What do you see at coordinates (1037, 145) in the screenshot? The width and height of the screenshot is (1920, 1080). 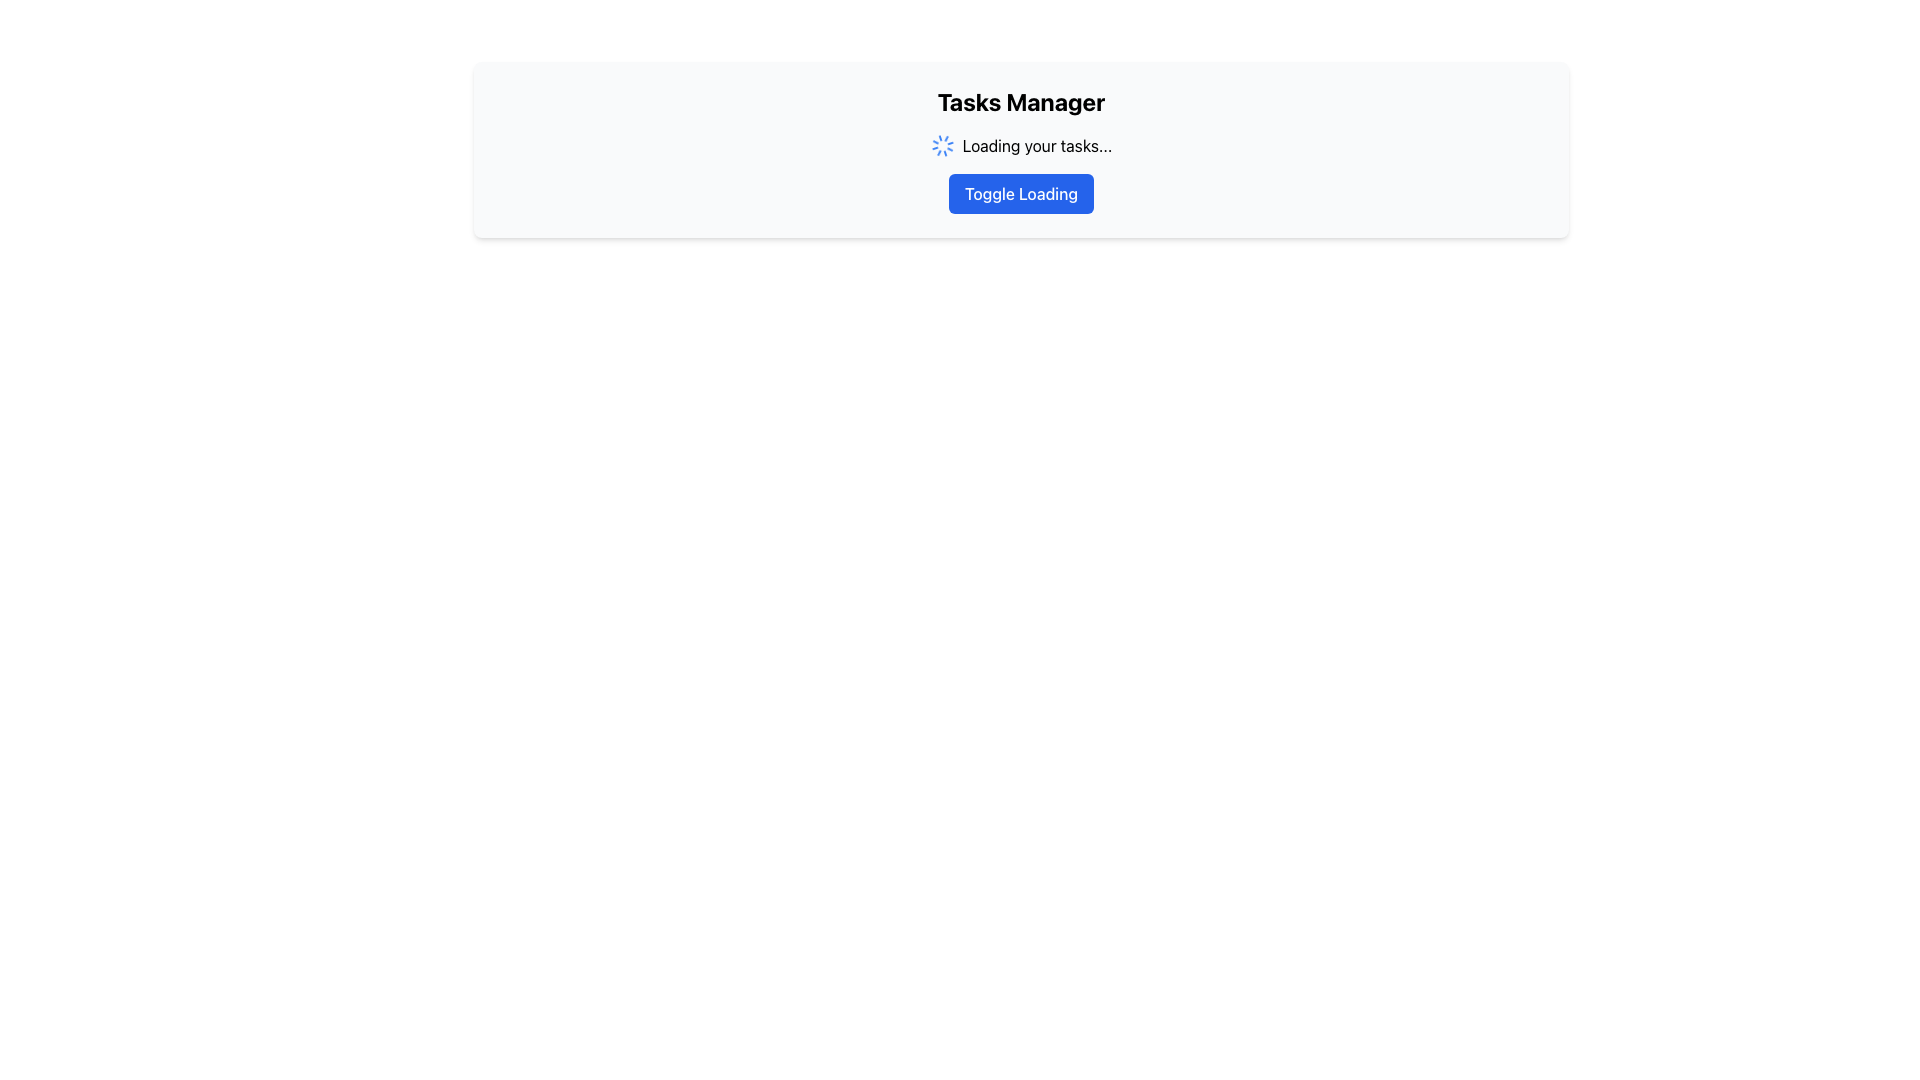 I see `the static text label indicating the loading of tasks, located to the right of the animated spinner icon and below the 'Tasks Manager' label` at bounding box center [1037, 145].